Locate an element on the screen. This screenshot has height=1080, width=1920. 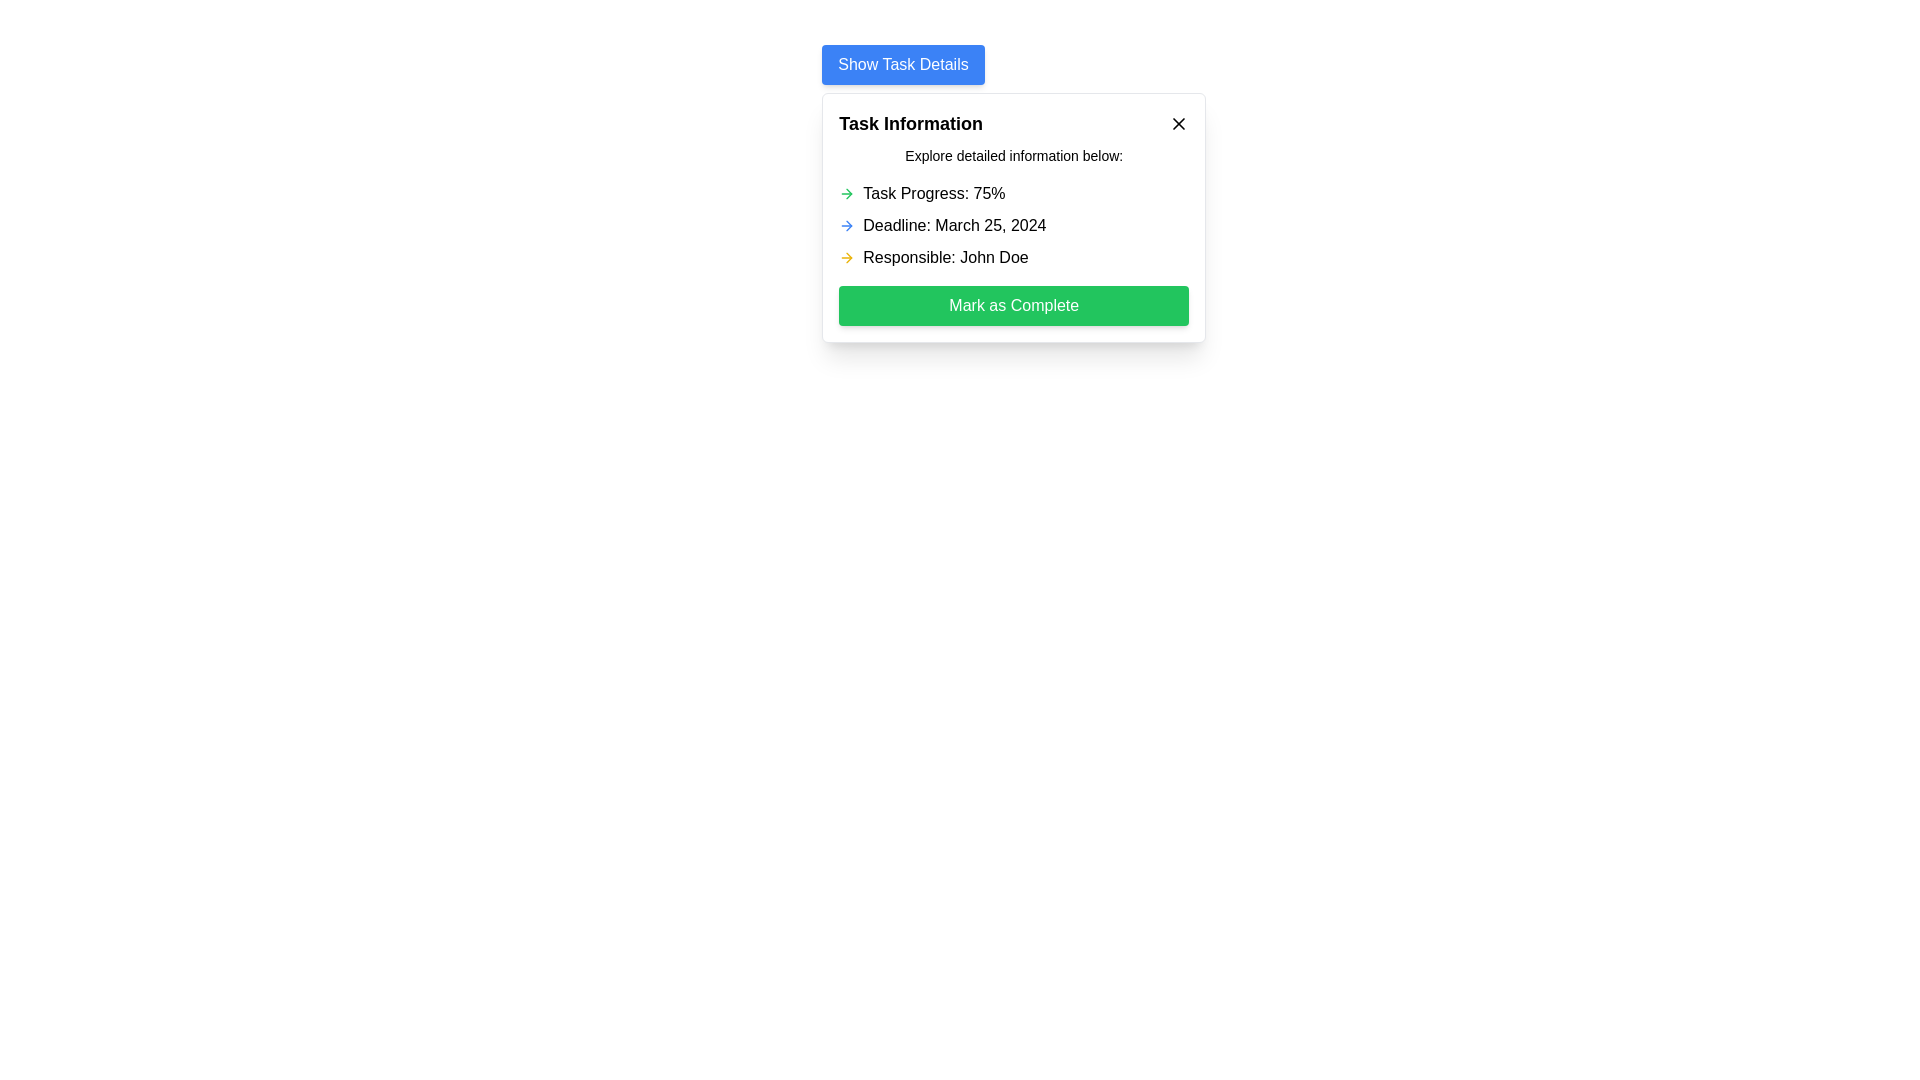
the static text label that indicates the current percentage completion of a task, which is the first text descriptor under the title 'Task Information' is located at coordinates (933, 193).